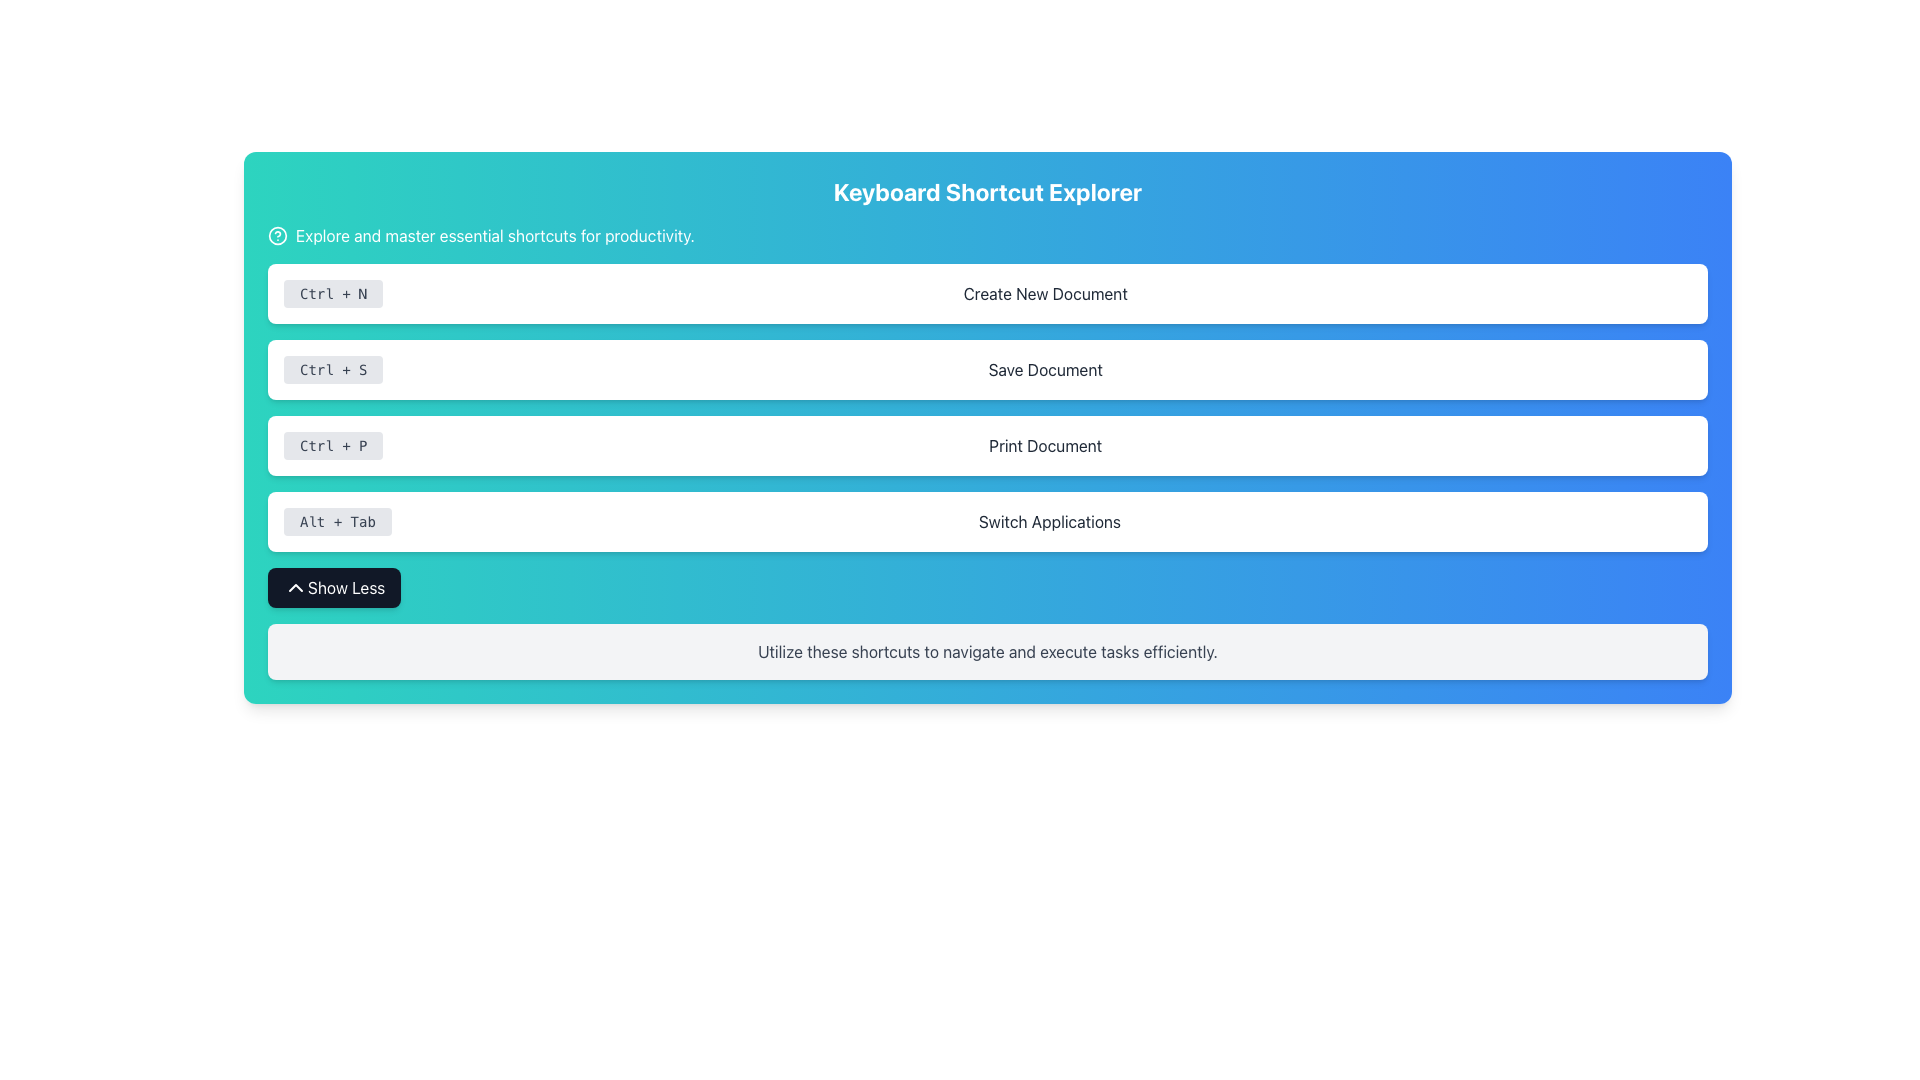 The width and height of the screenshot is (1920, 1080). I want to click on the informative shortcut key display indicating 'Ctrl + N' creates a new document, which is the first item in the Keyboard Shortcut Explorer list, so click(988, 293).